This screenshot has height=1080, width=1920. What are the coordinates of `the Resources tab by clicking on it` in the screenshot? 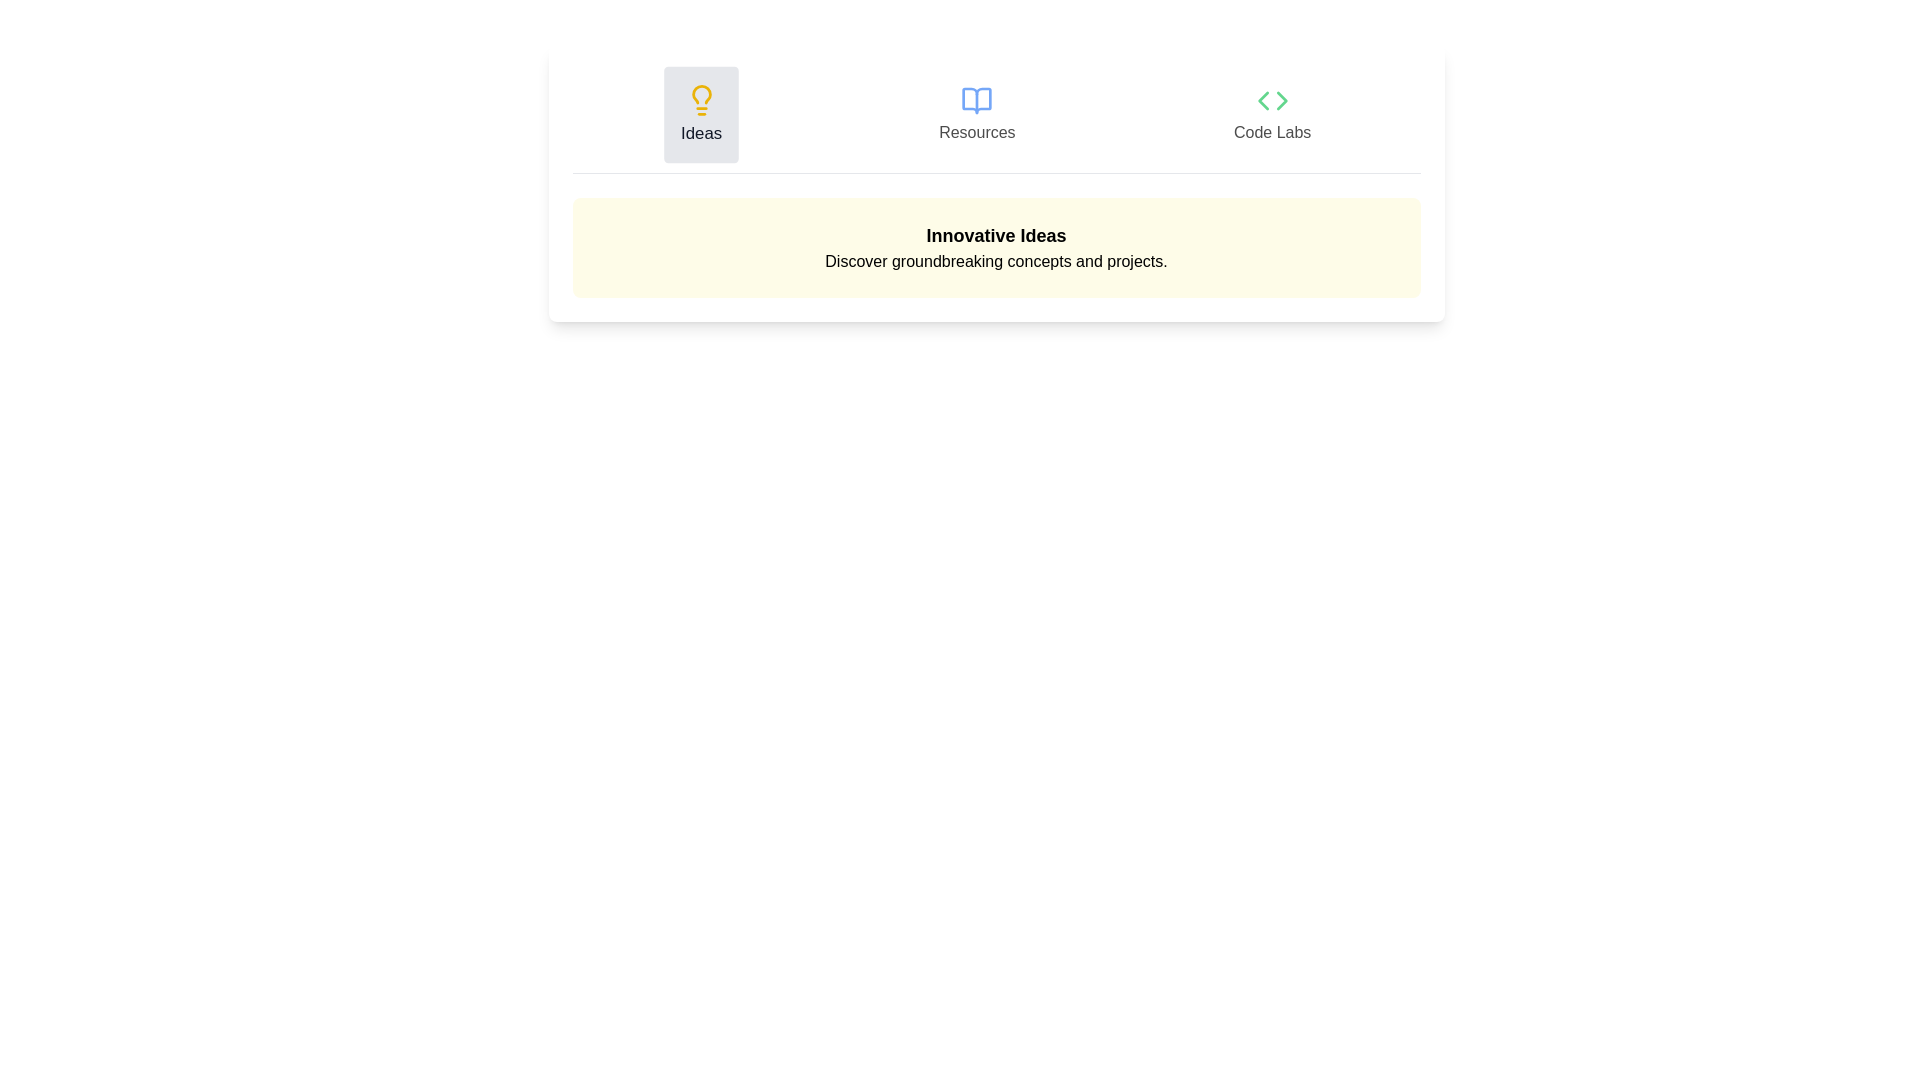 It's located at (977, 115).